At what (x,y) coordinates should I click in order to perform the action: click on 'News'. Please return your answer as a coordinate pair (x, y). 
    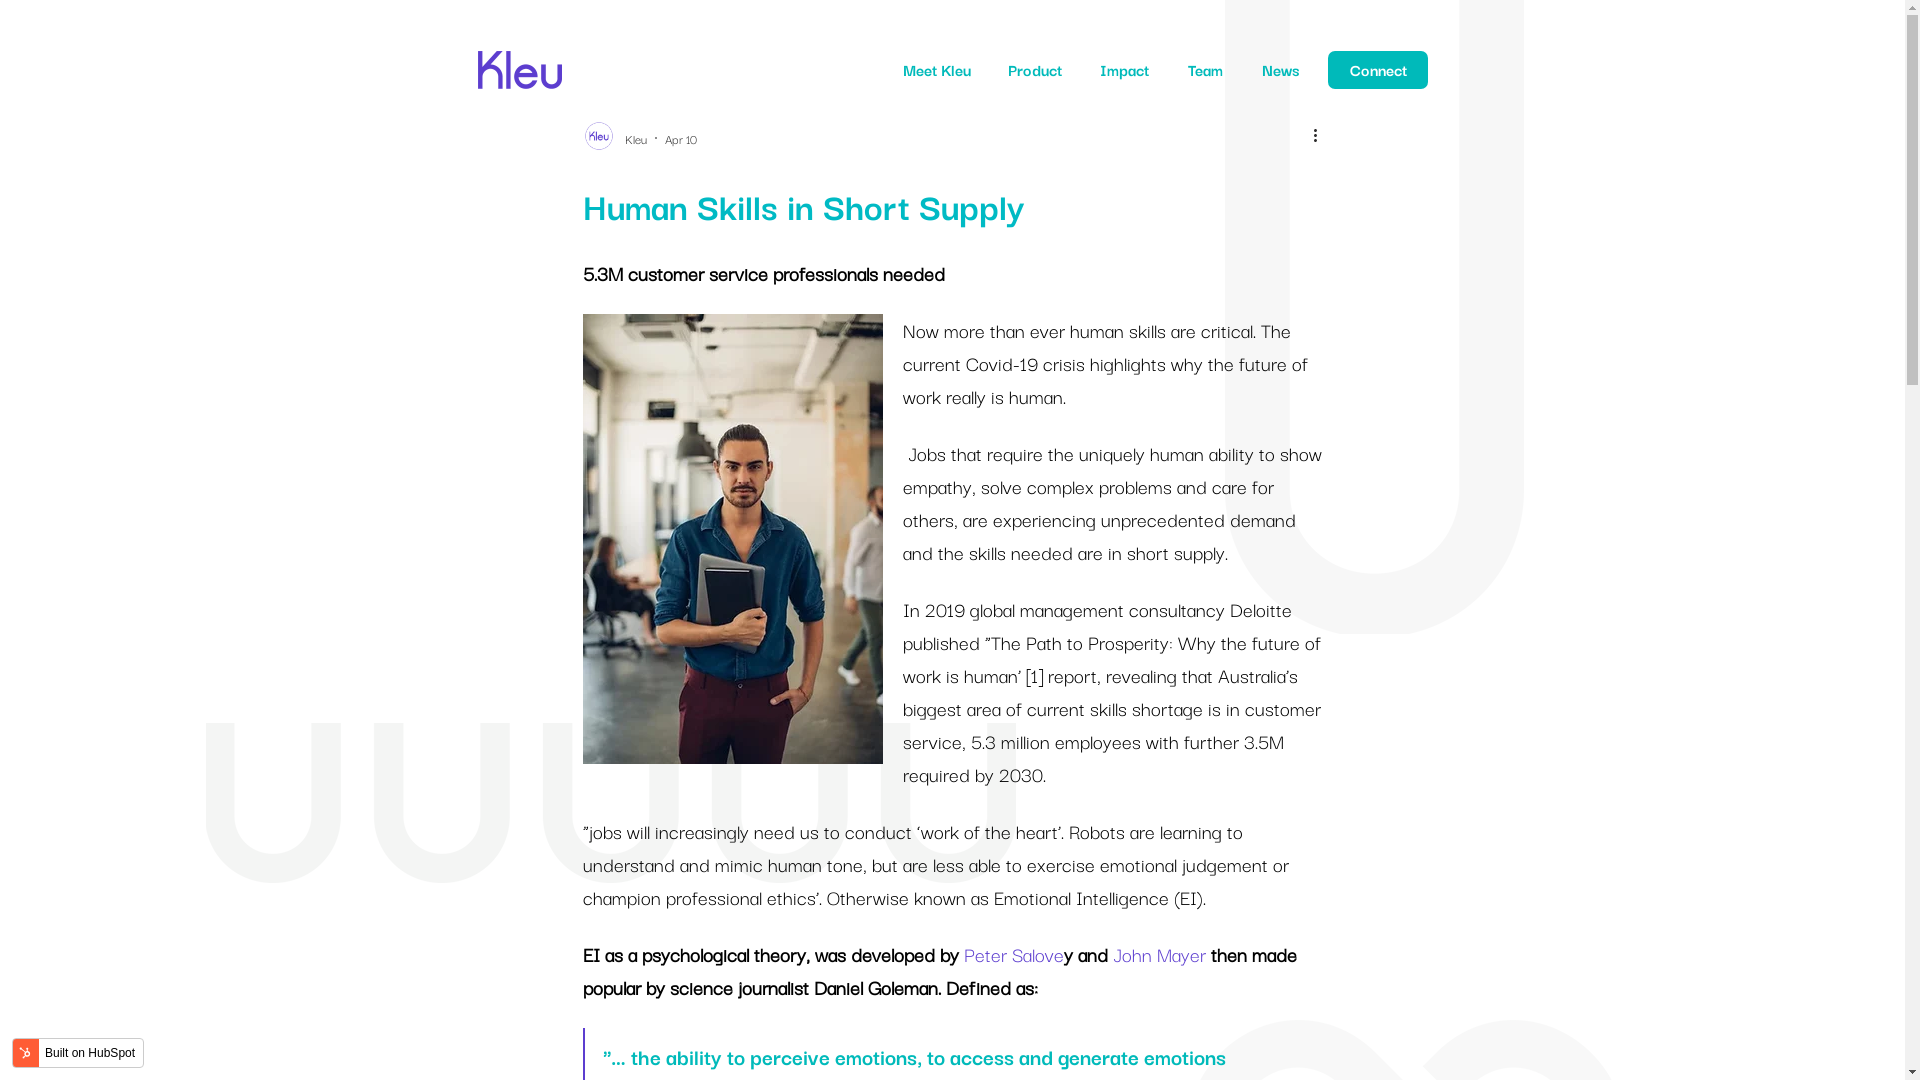
    Looking at the image, I should click on (1261, 68).